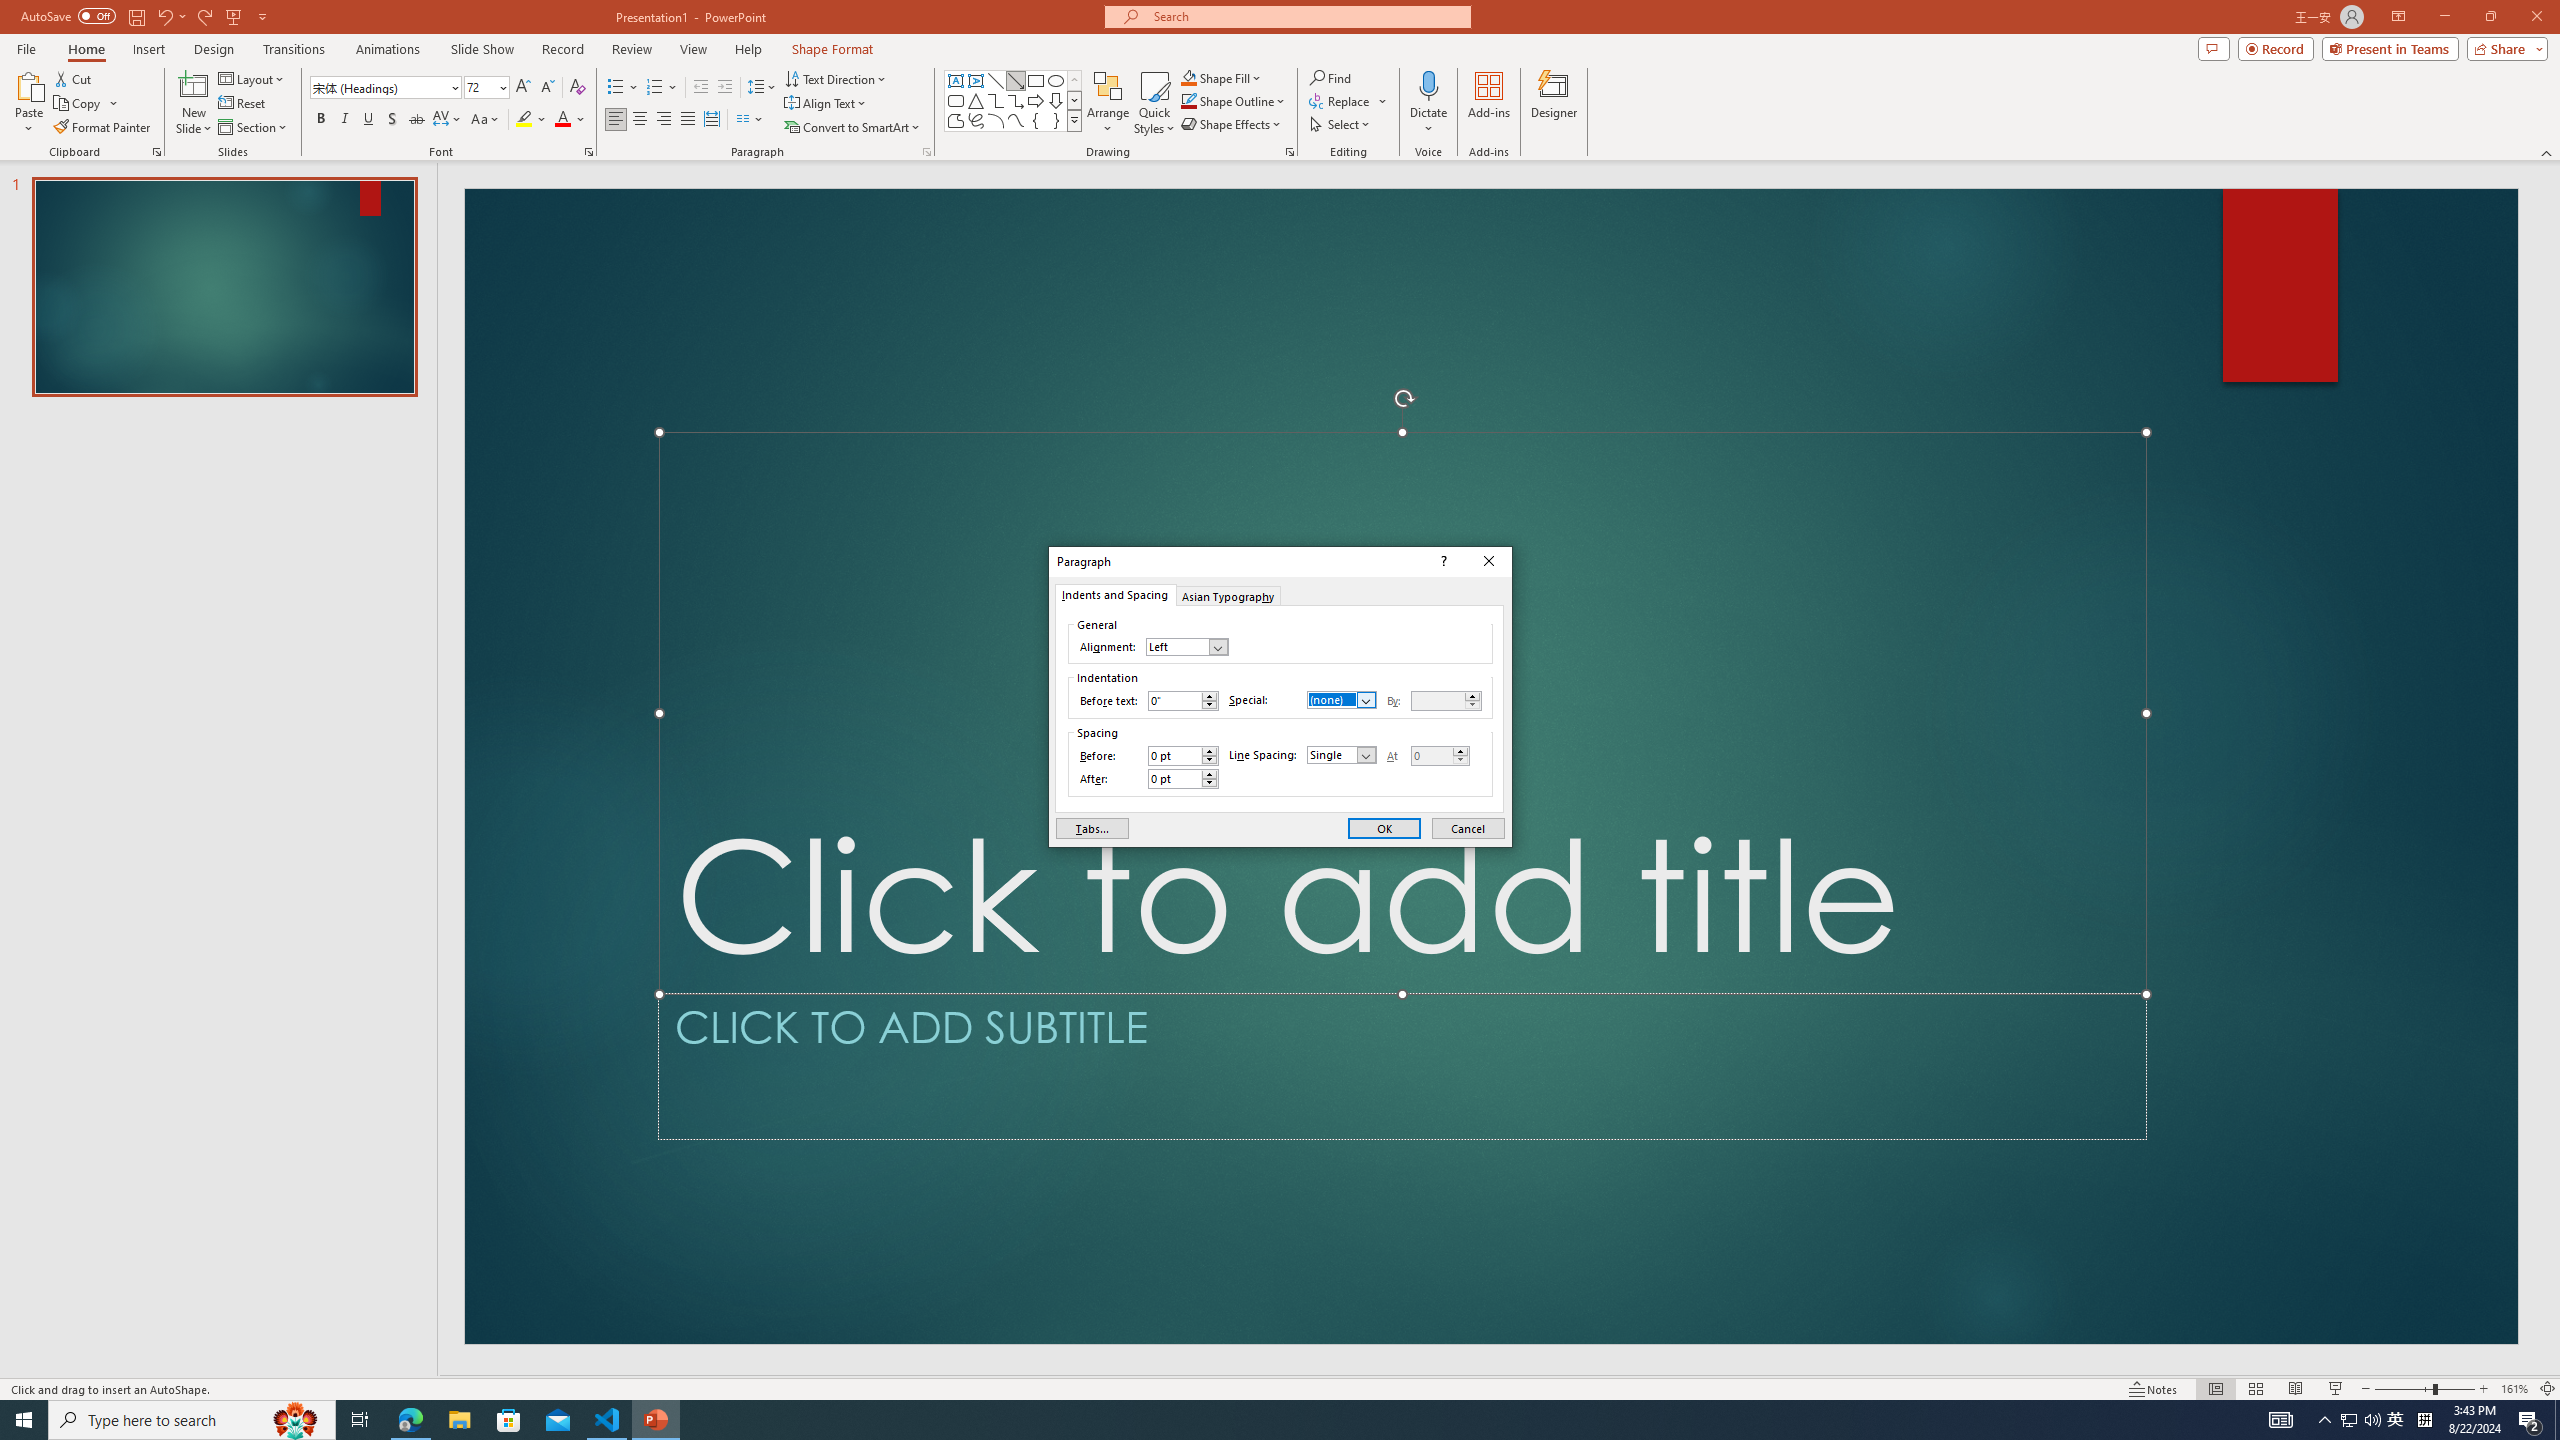  Describe the element at coordinates (2424, 1418) in the screenshot. I see `'Tray Input Indicator - Chinese (Simplified, China)'` at that location.